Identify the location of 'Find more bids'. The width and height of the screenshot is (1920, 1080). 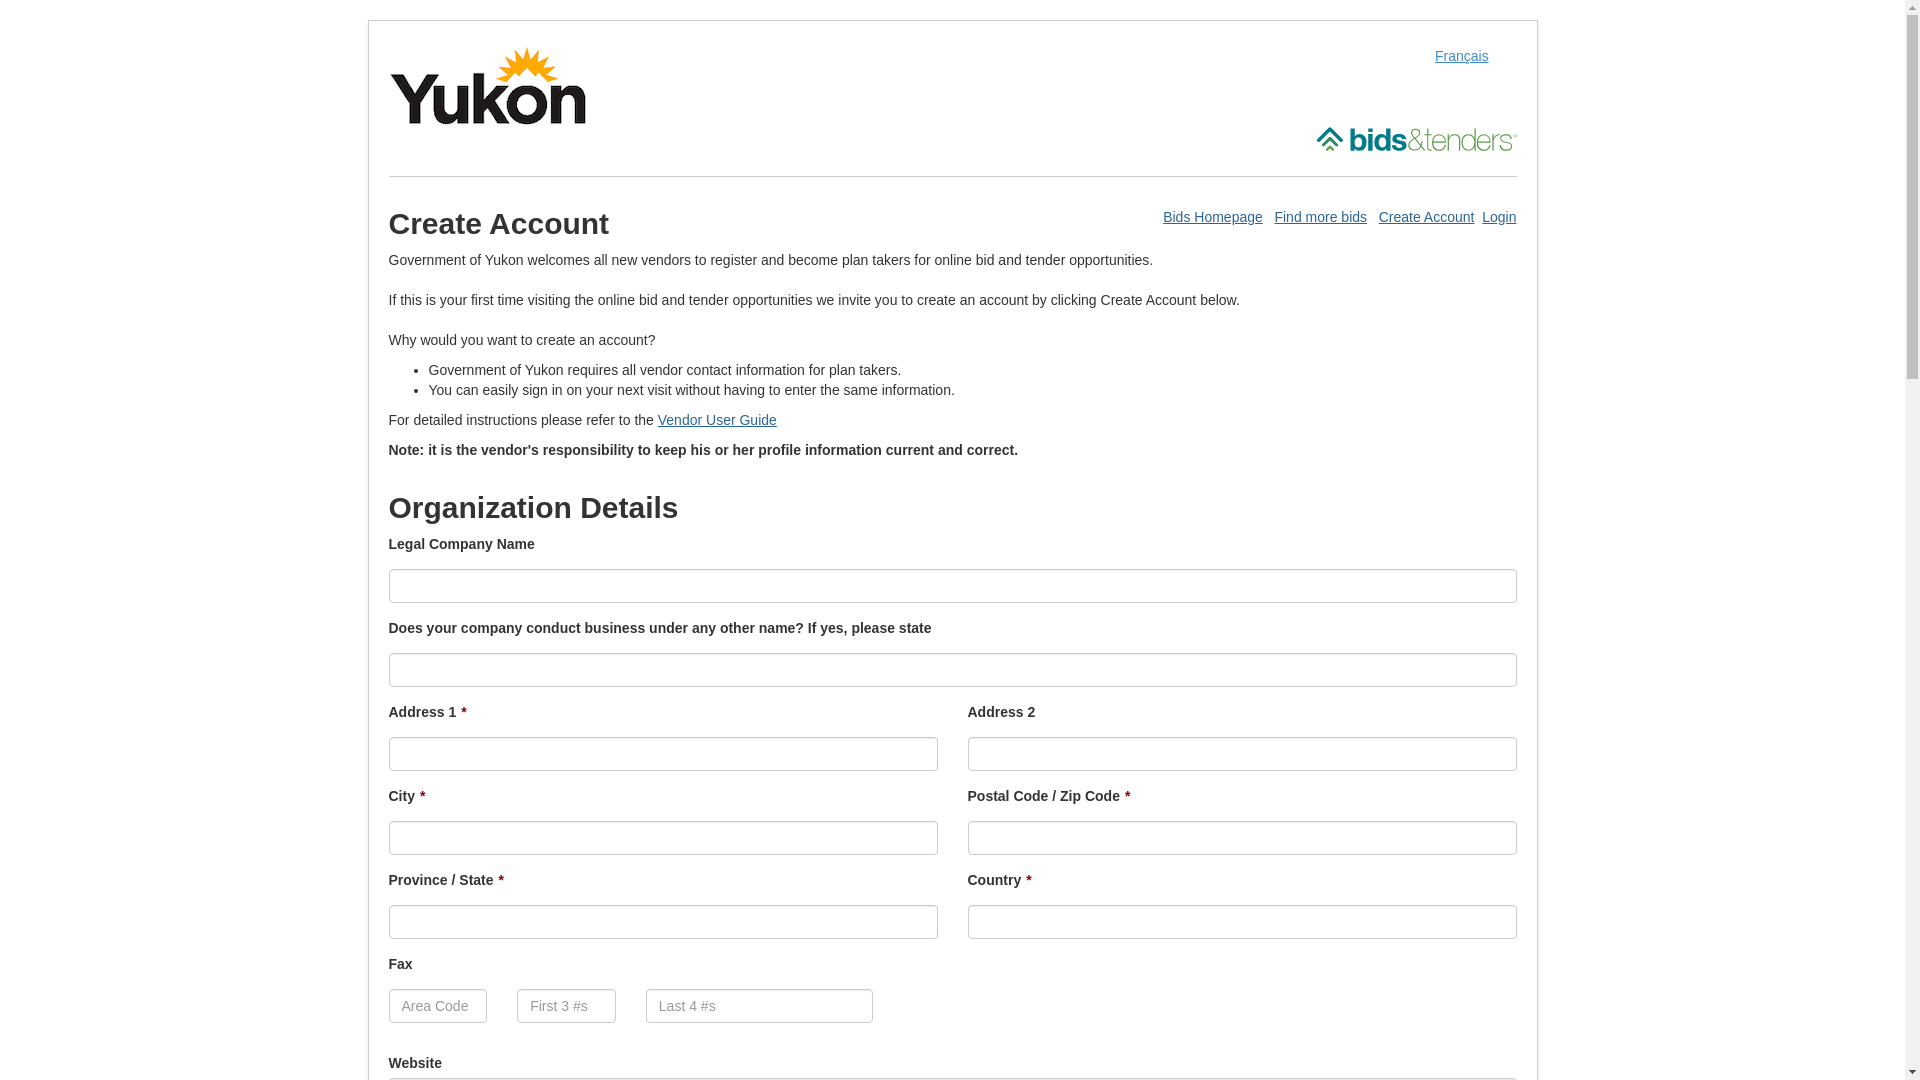
(1272, 216).